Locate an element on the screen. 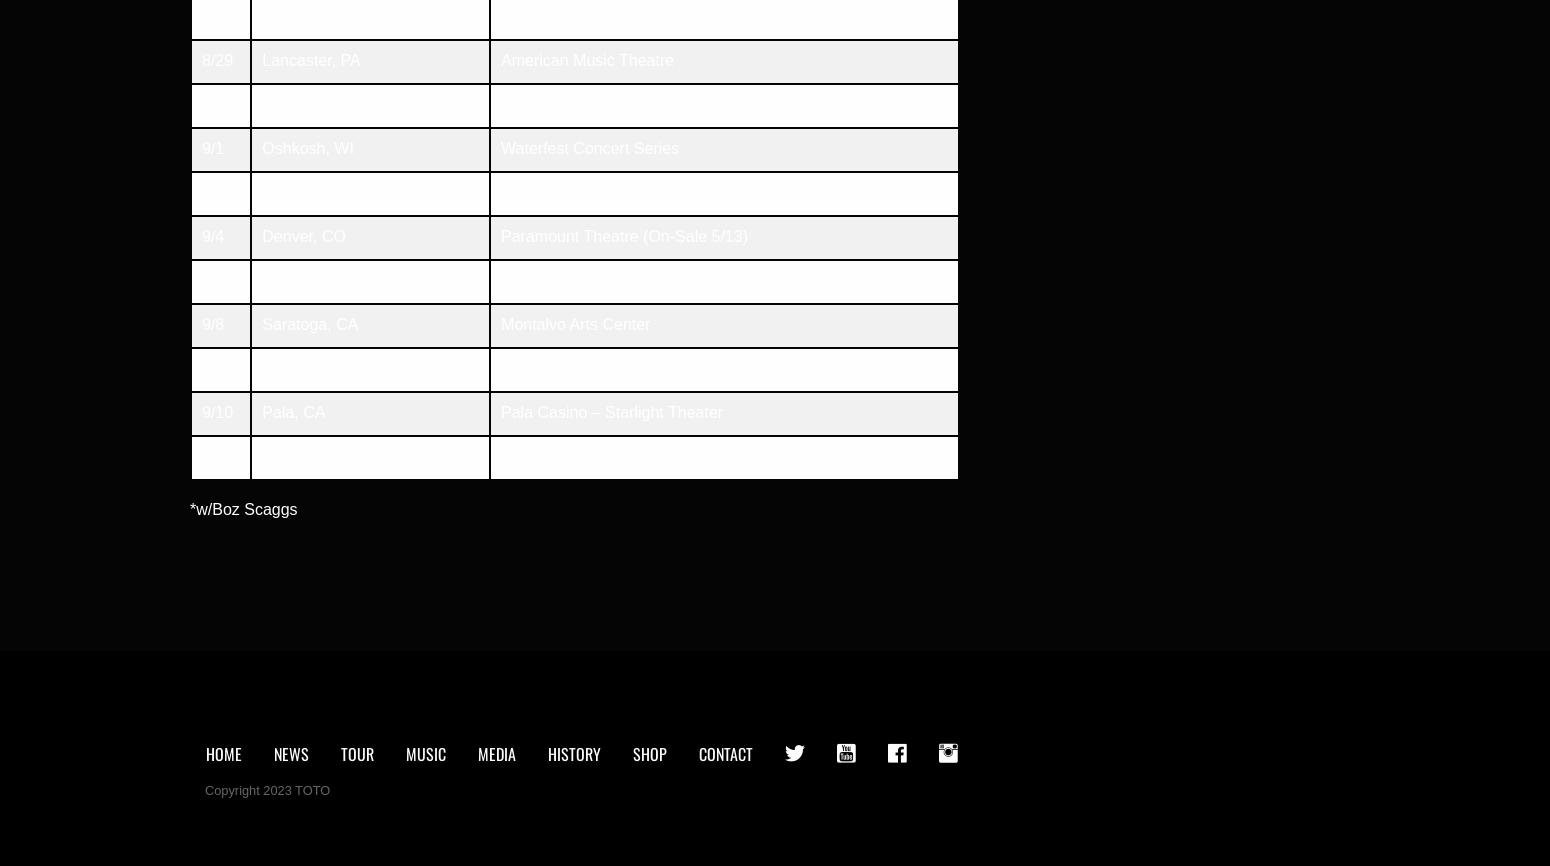 The image size is (1550, 866). 'Shop' is located at coordinates (649, 753).